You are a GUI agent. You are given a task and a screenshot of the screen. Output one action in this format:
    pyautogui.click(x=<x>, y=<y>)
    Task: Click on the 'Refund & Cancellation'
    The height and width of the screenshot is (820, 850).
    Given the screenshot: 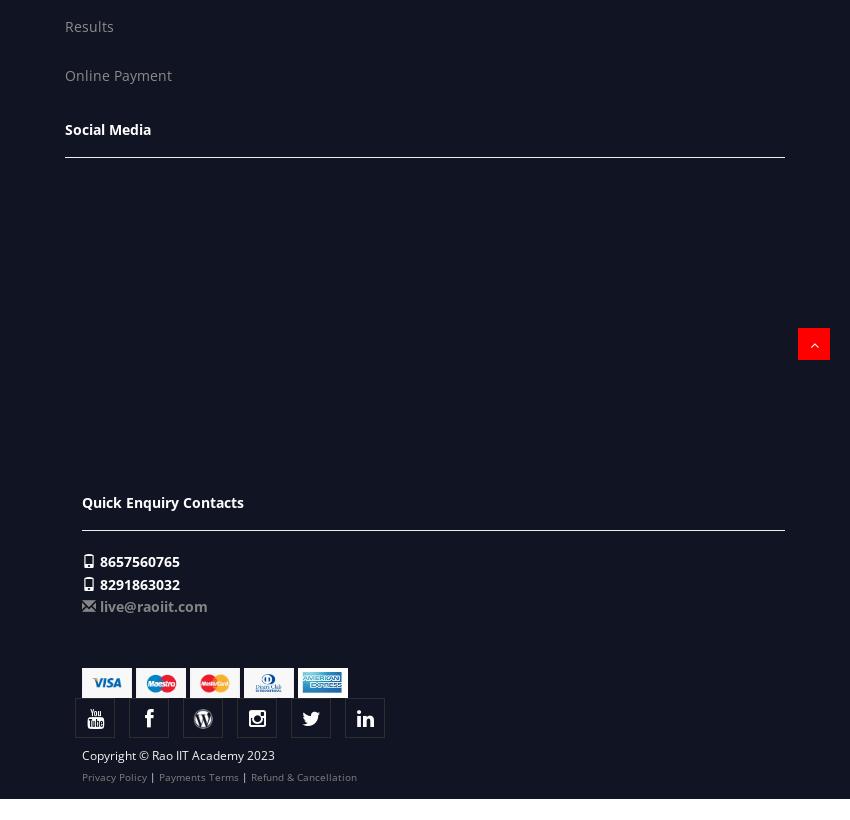 What is the action you would take?
    pyautogui.click(x=303, y=777)
    